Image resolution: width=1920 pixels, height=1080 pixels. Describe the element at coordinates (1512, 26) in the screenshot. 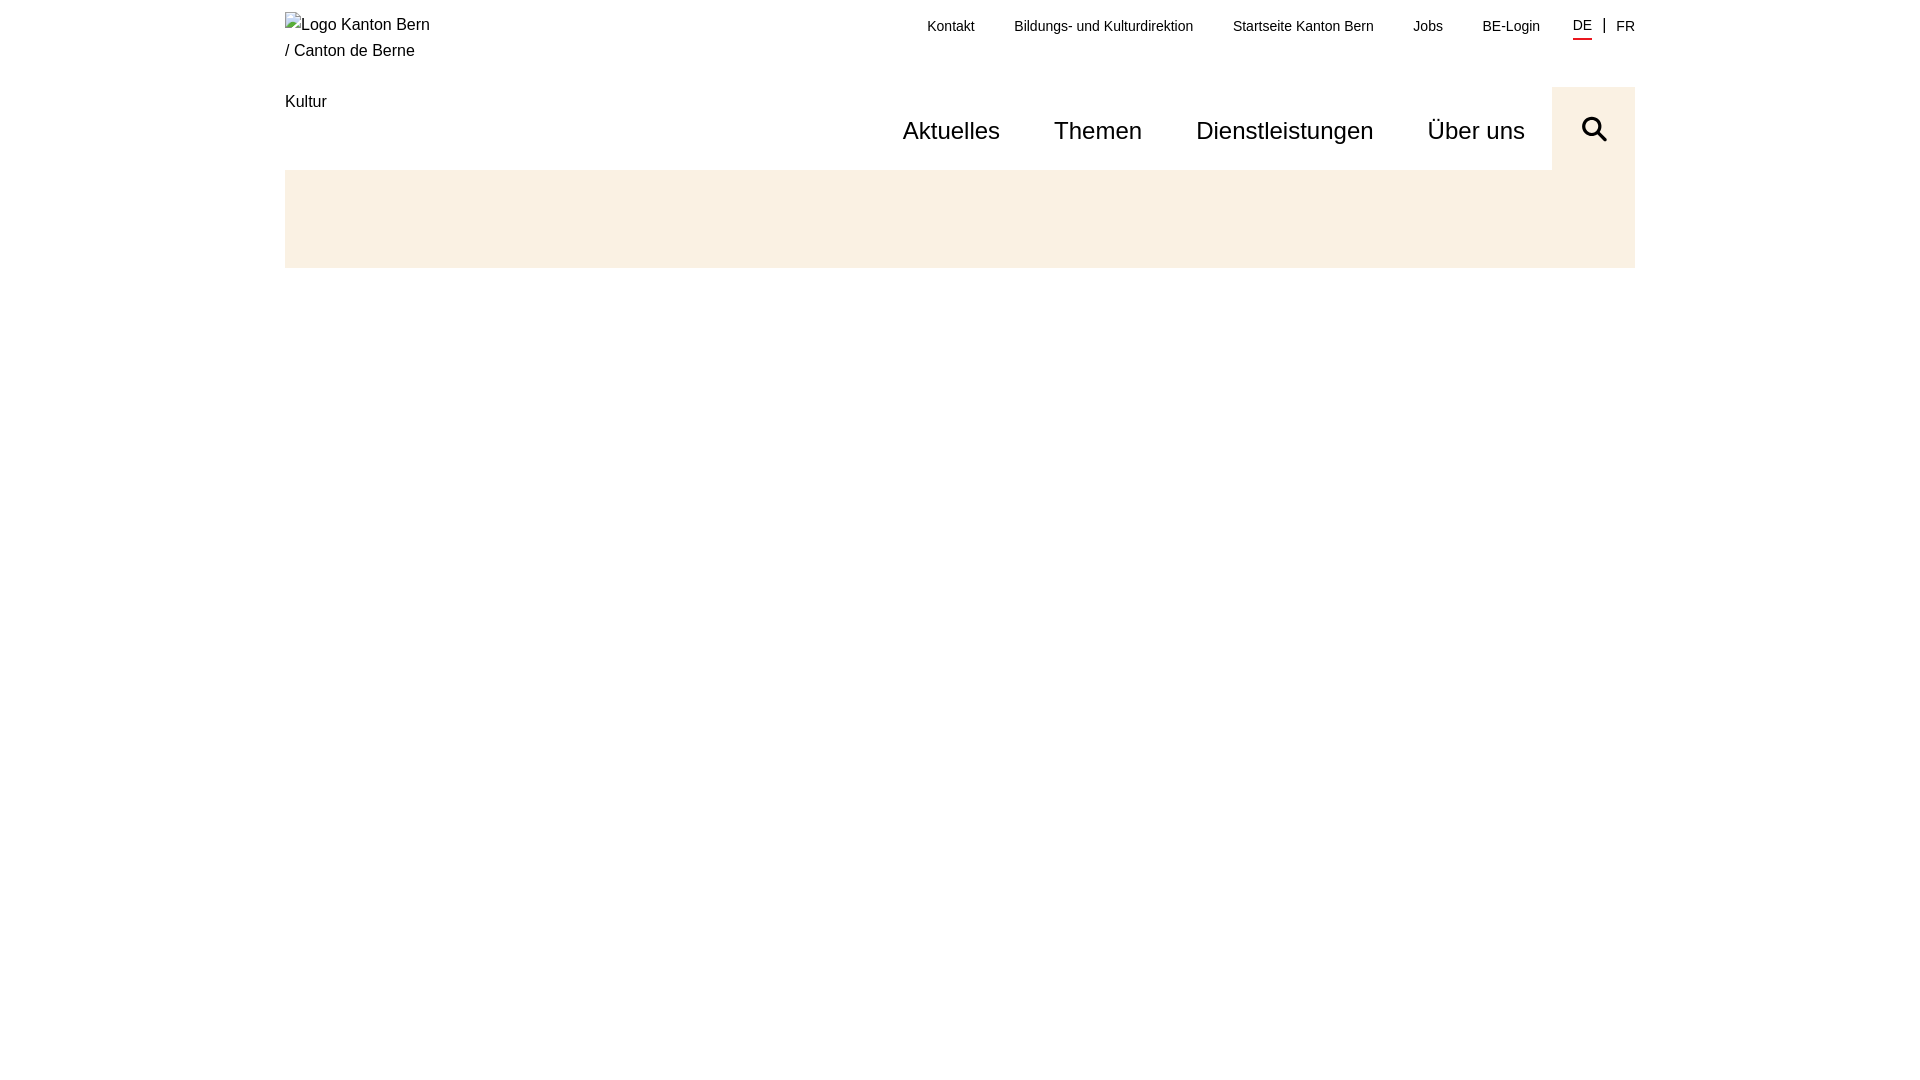

I see `'BE-Login'` at that location.